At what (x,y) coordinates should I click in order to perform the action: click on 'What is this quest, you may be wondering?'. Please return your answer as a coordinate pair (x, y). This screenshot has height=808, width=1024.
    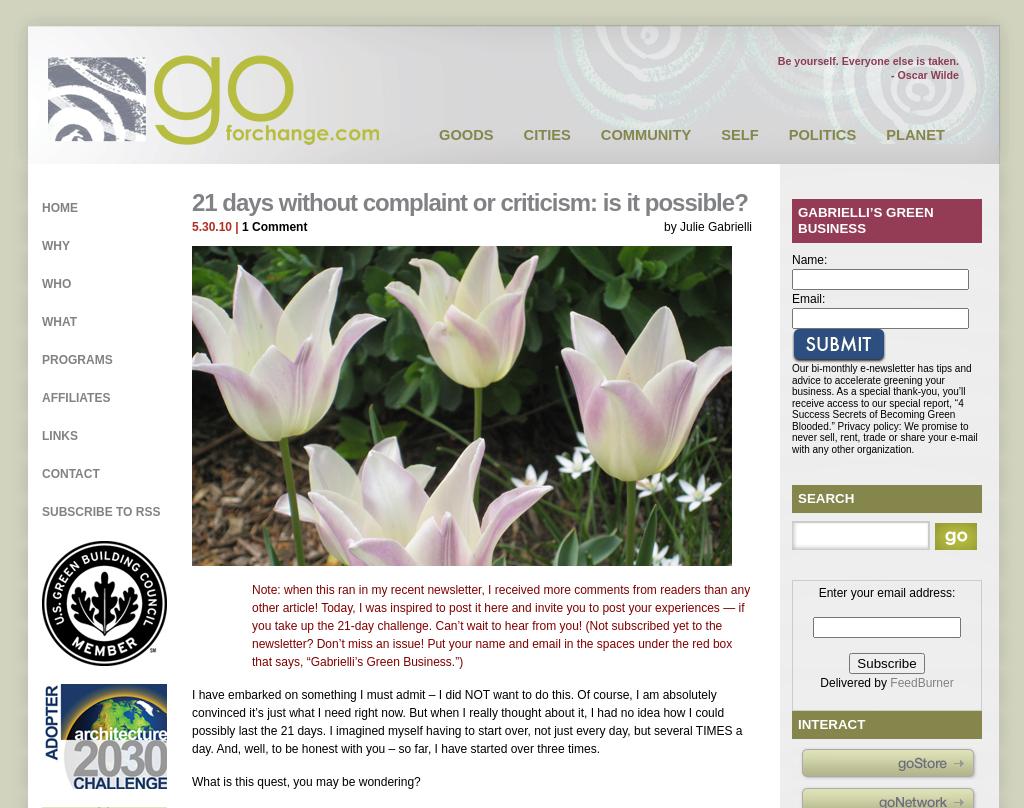
    Looking at the image, I should click on (304, 780).